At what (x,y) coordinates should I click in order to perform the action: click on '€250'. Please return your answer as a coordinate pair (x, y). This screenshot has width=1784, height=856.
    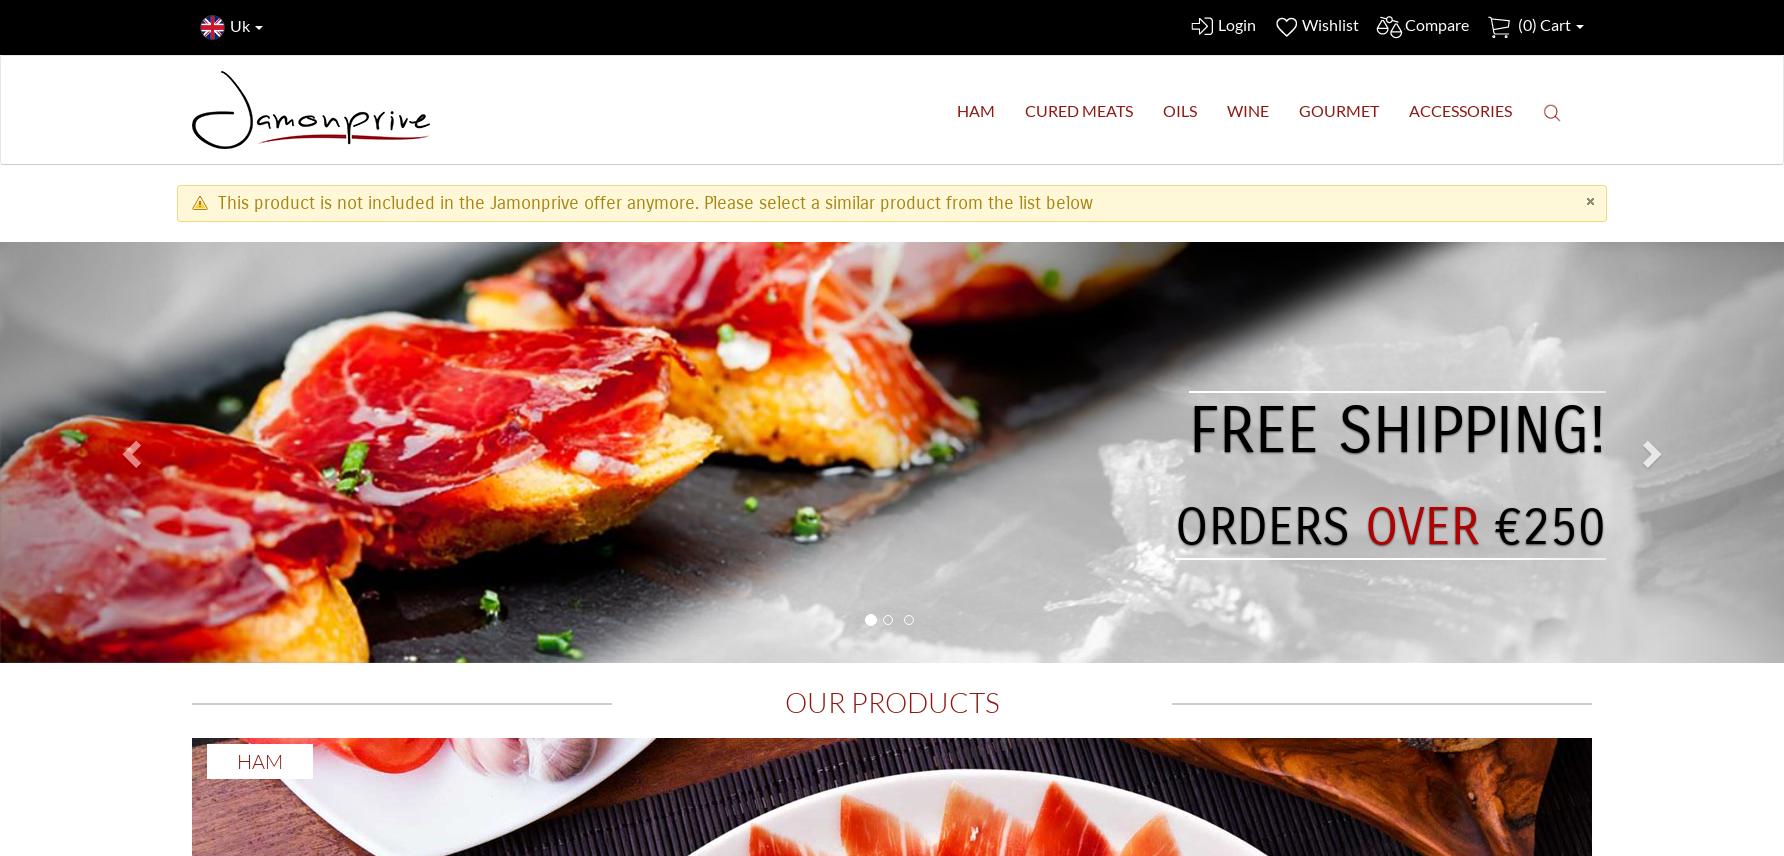
    Looking at the image, I should click on (56, 526).